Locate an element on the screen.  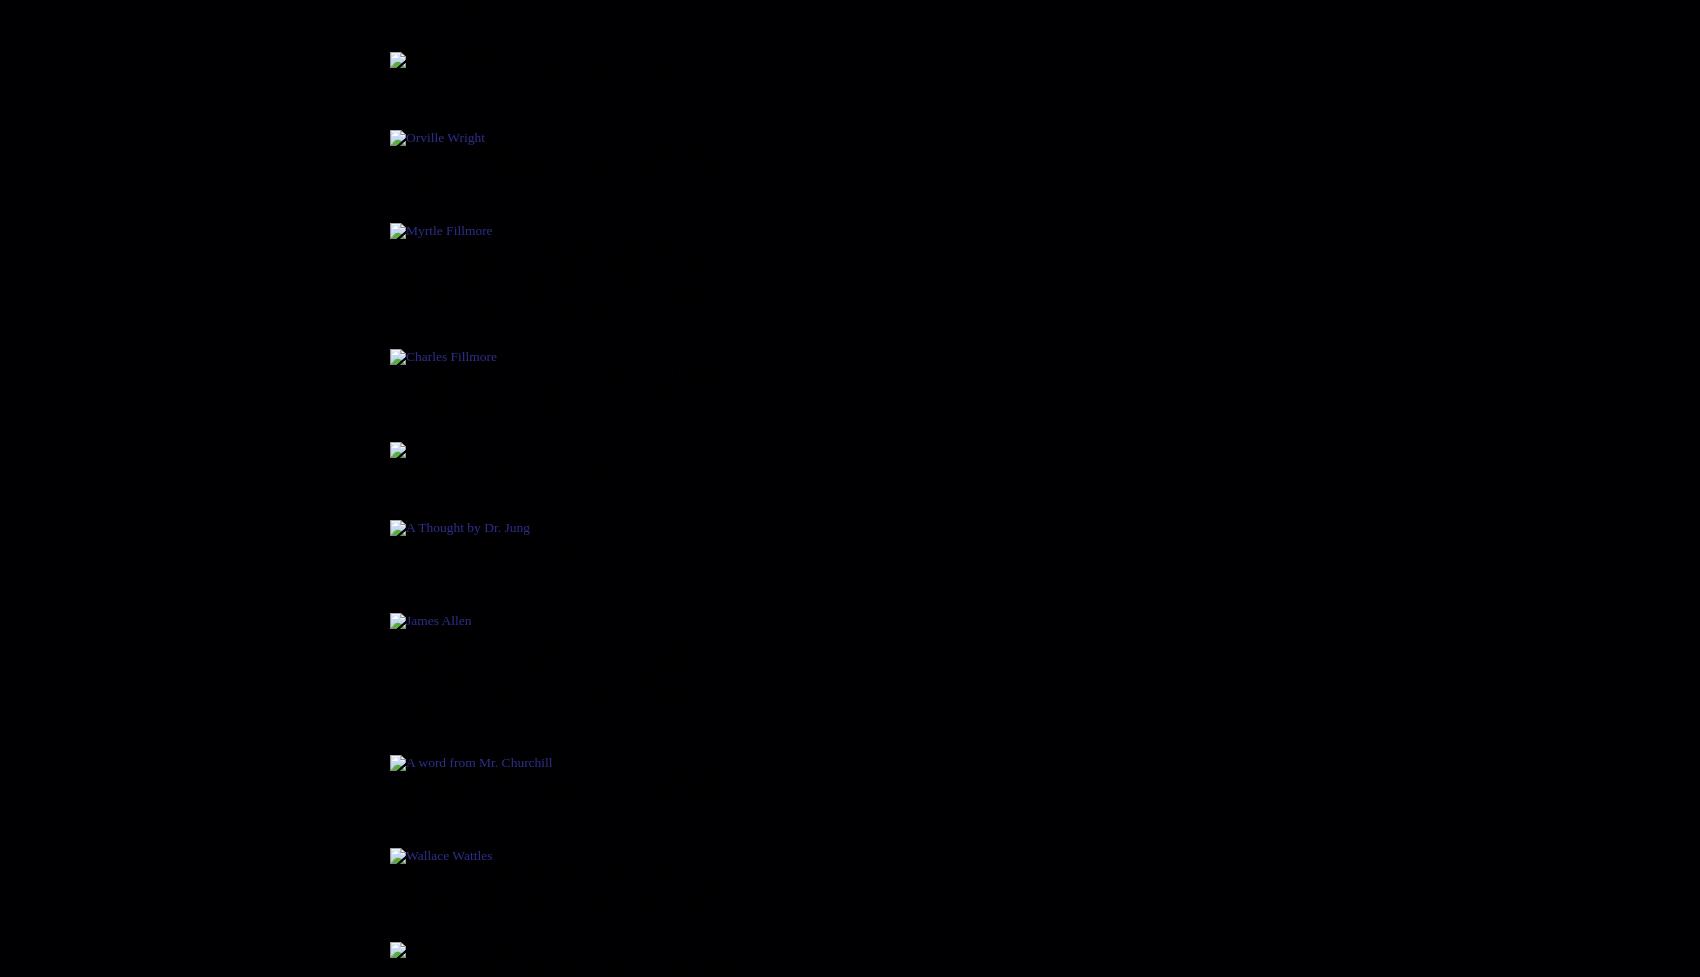
'"We were lucky enough to grow up in an environment where there was much encouragement to children to pursue intellectual interests."' is located at coordinates (563, 167).